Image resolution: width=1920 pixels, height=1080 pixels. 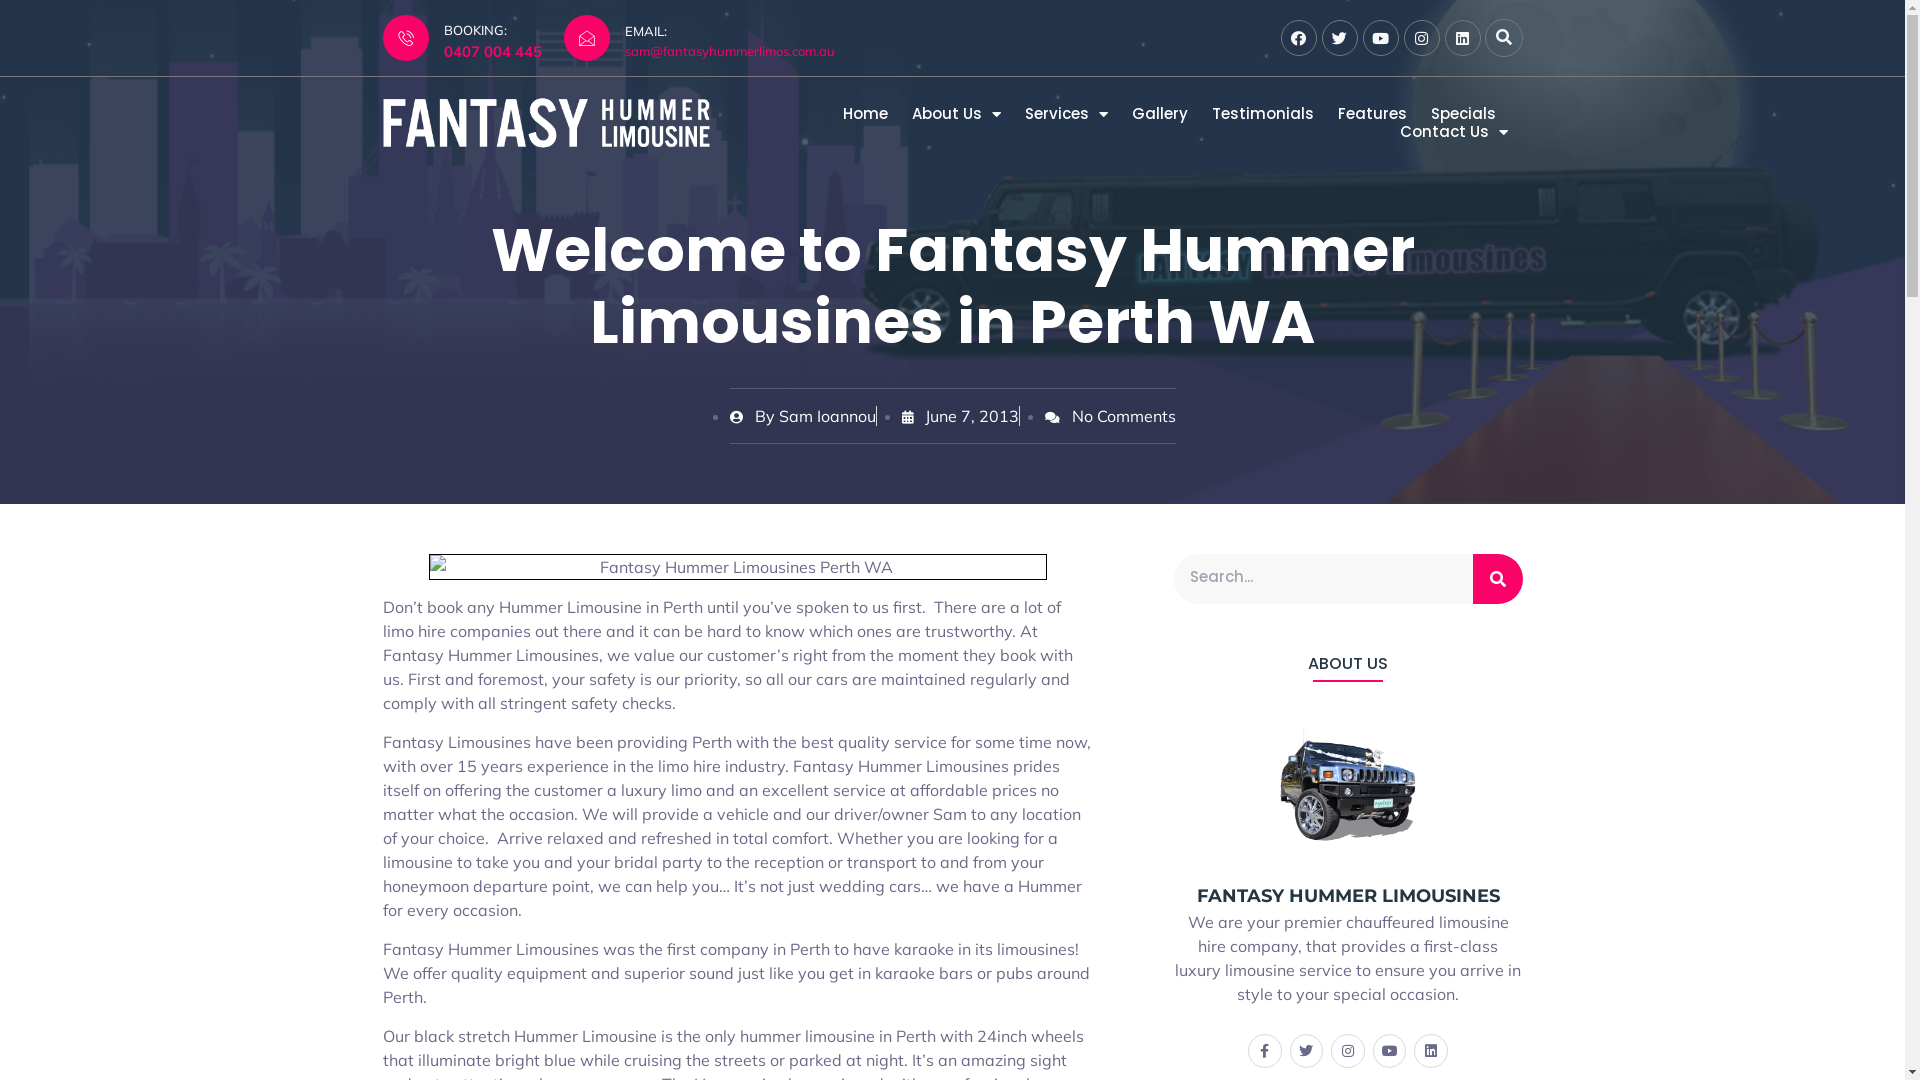 I want to click on '0407 004 445', so click(x=493, y=50).